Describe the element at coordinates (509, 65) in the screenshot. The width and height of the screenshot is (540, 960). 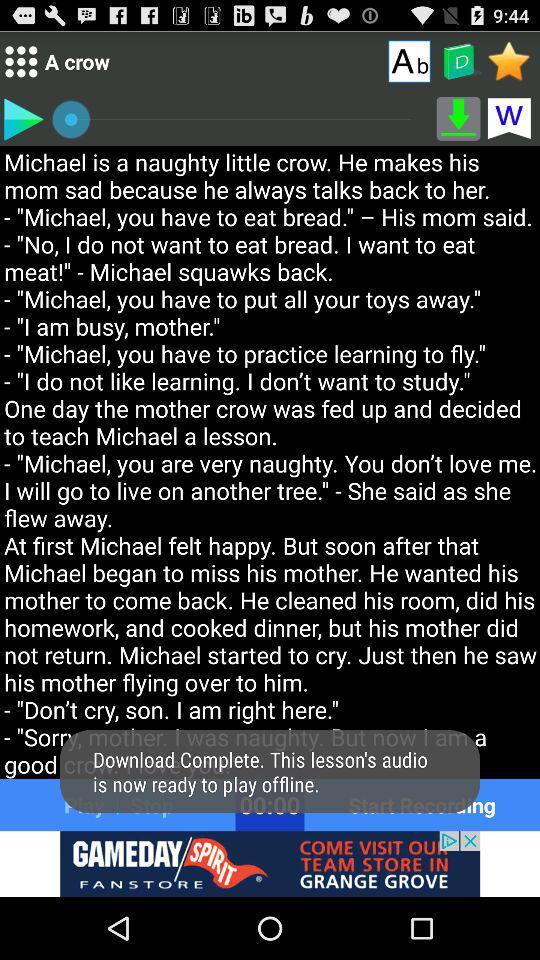
I see `the star icon` at that location.